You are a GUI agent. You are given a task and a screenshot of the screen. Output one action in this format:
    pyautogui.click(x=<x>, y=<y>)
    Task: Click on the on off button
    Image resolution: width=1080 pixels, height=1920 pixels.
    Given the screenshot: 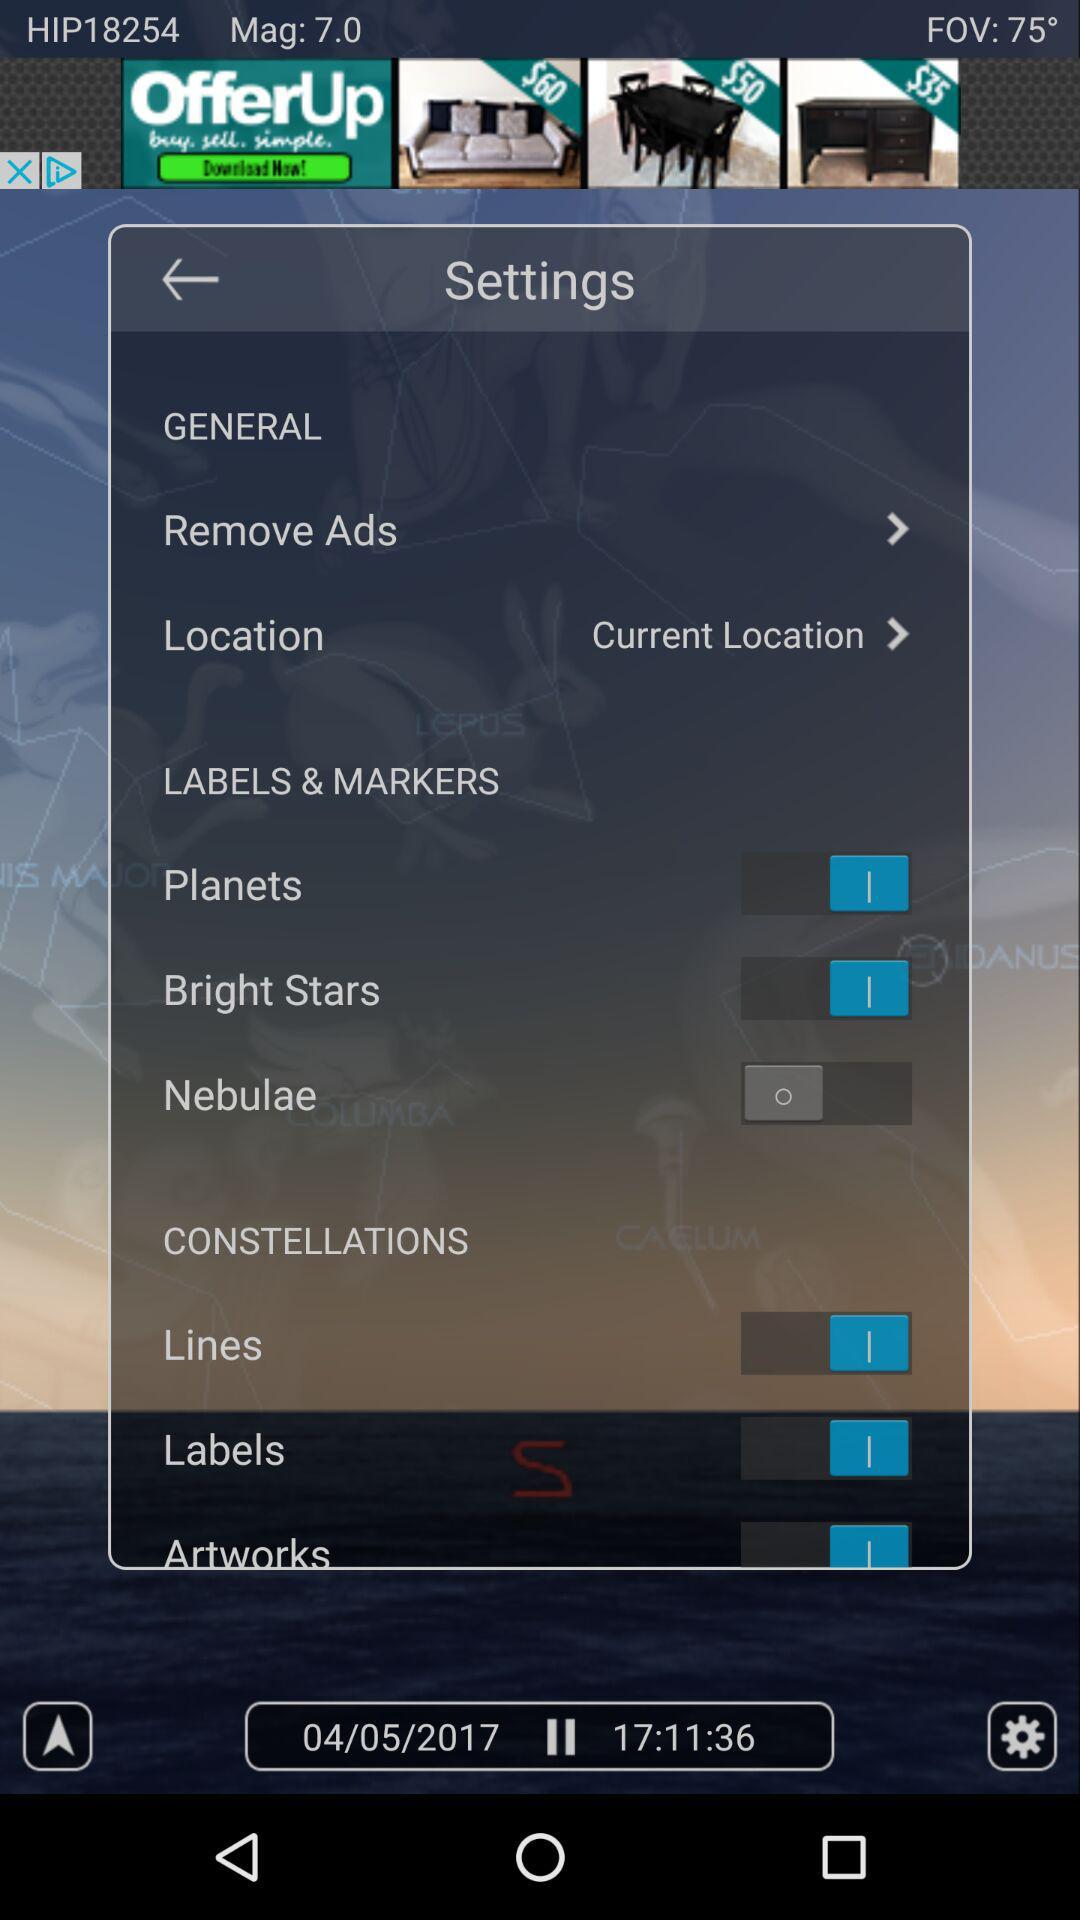 What is the action you would take?
    pyautogui.click(x=852, y=988)
    